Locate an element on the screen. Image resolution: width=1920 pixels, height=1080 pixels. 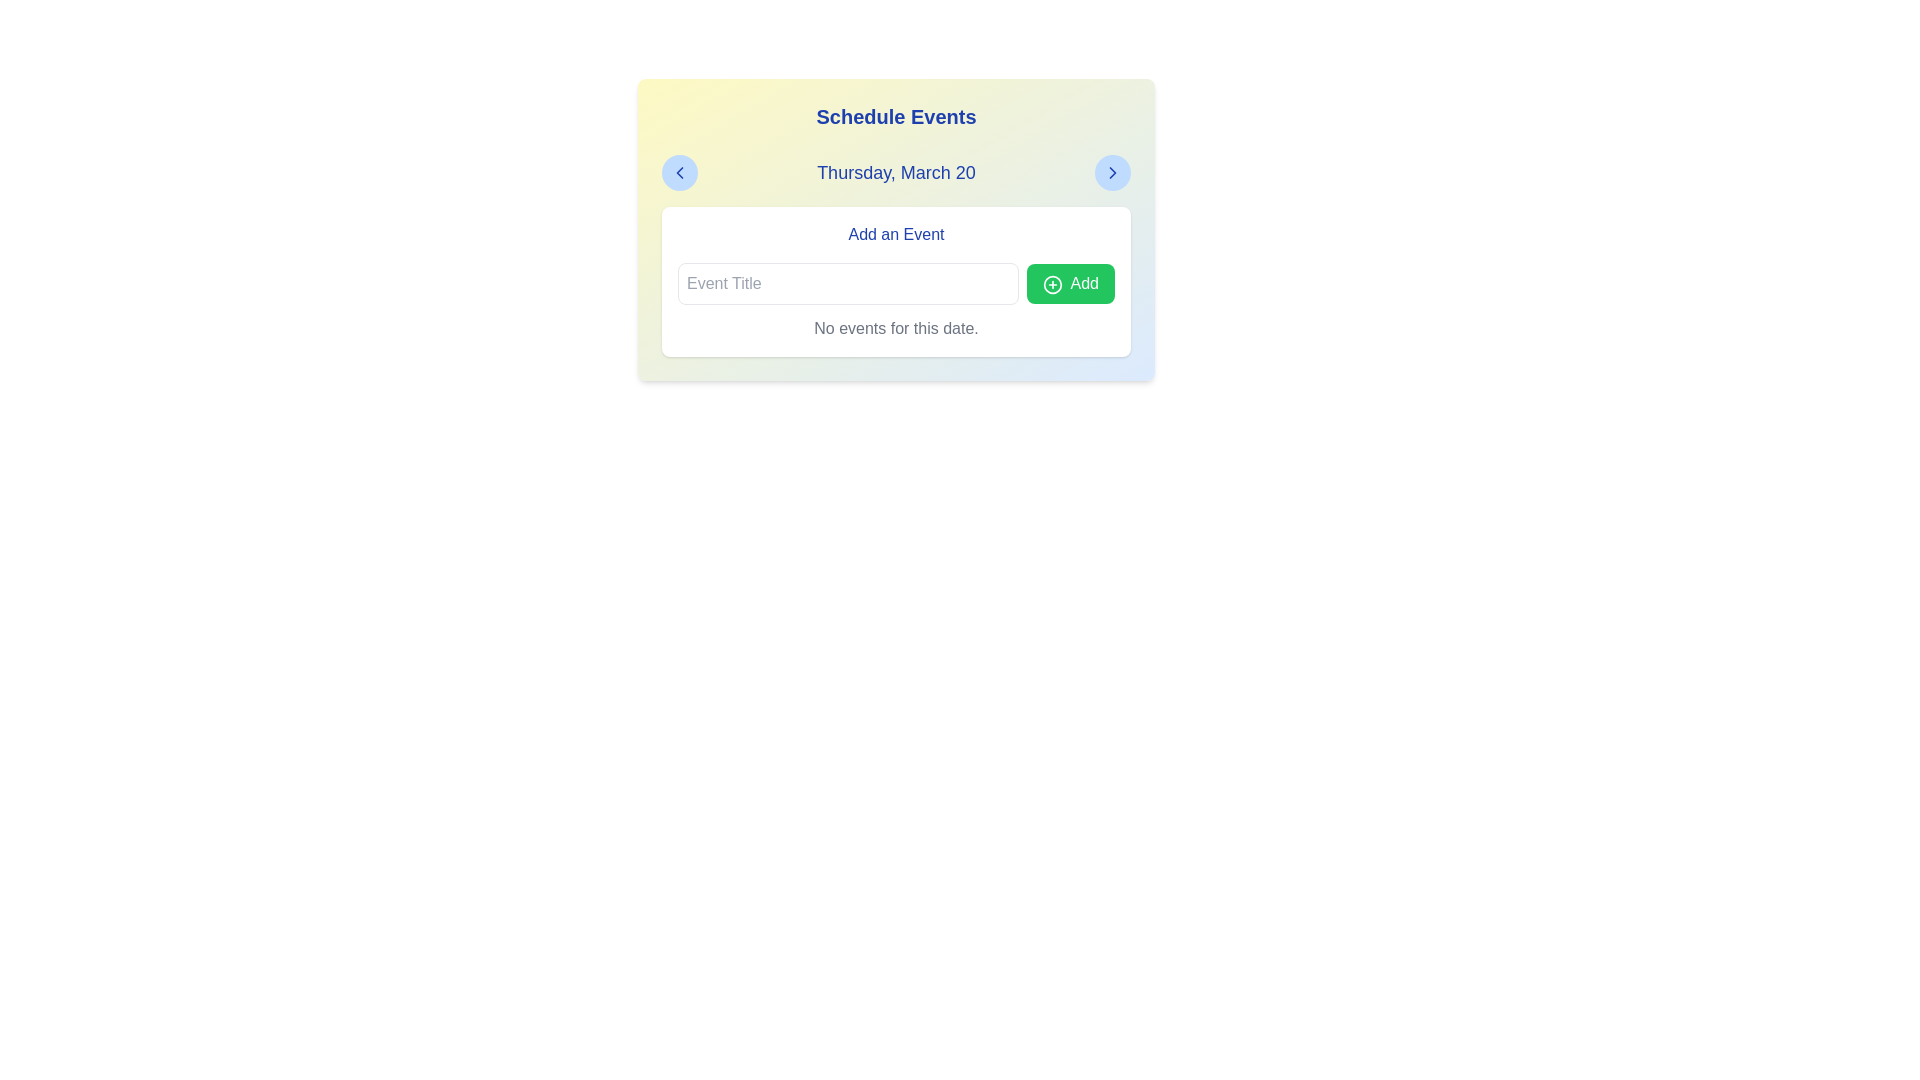
the left-facing chevron icon within the circular button is located at coordinates (680, 172).